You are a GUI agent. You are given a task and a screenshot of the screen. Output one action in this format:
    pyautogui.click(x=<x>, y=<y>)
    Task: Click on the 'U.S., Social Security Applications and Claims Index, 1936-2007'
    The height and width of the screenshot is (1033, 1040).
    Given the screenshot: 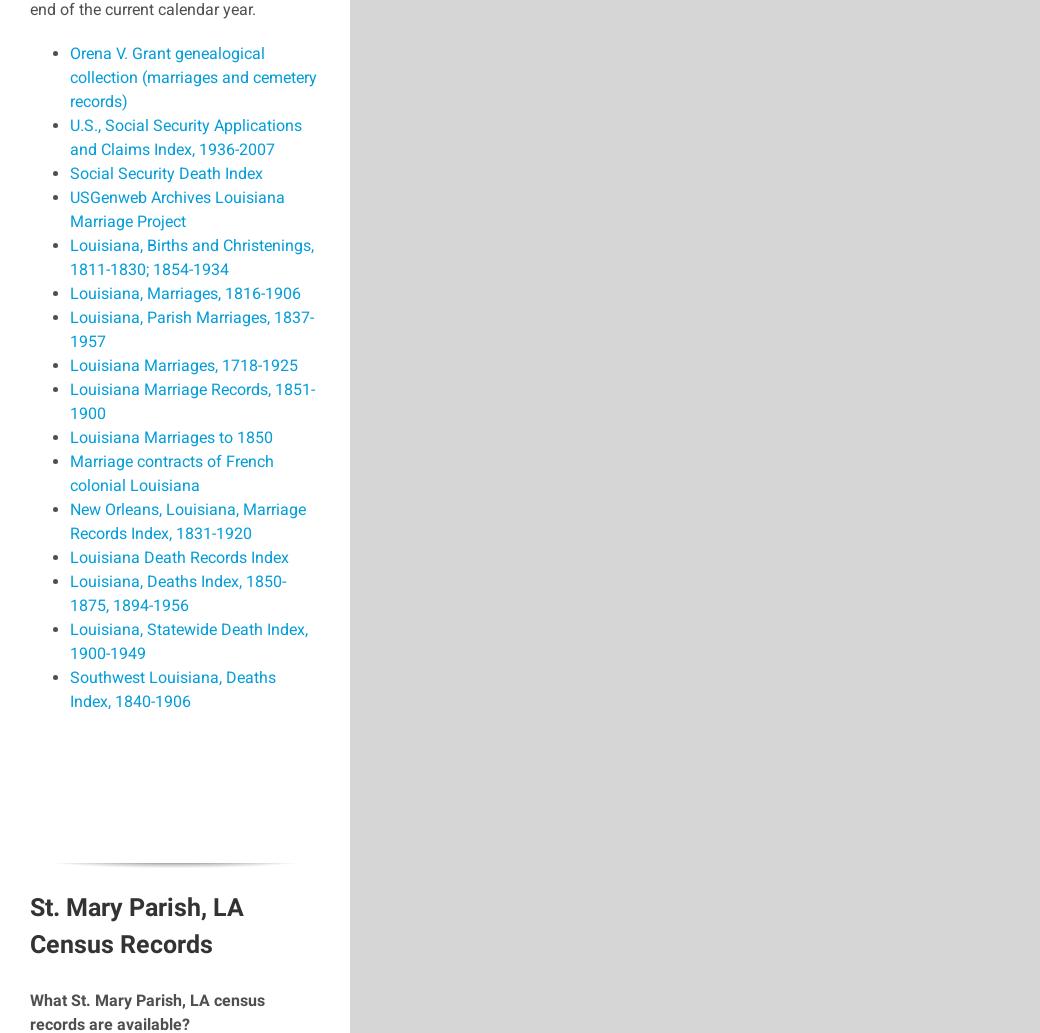 What is the action you would take?
    pyautogui.click(x=185, y=137)
    